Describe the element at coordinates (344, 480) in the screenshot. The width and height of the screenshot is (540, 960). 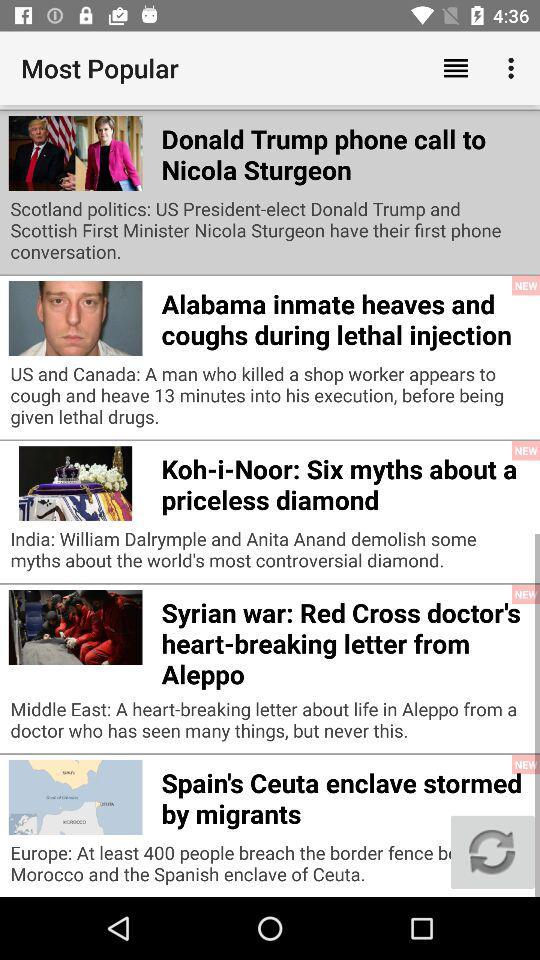
I see `the icon above india william dalrymple item` at that location.